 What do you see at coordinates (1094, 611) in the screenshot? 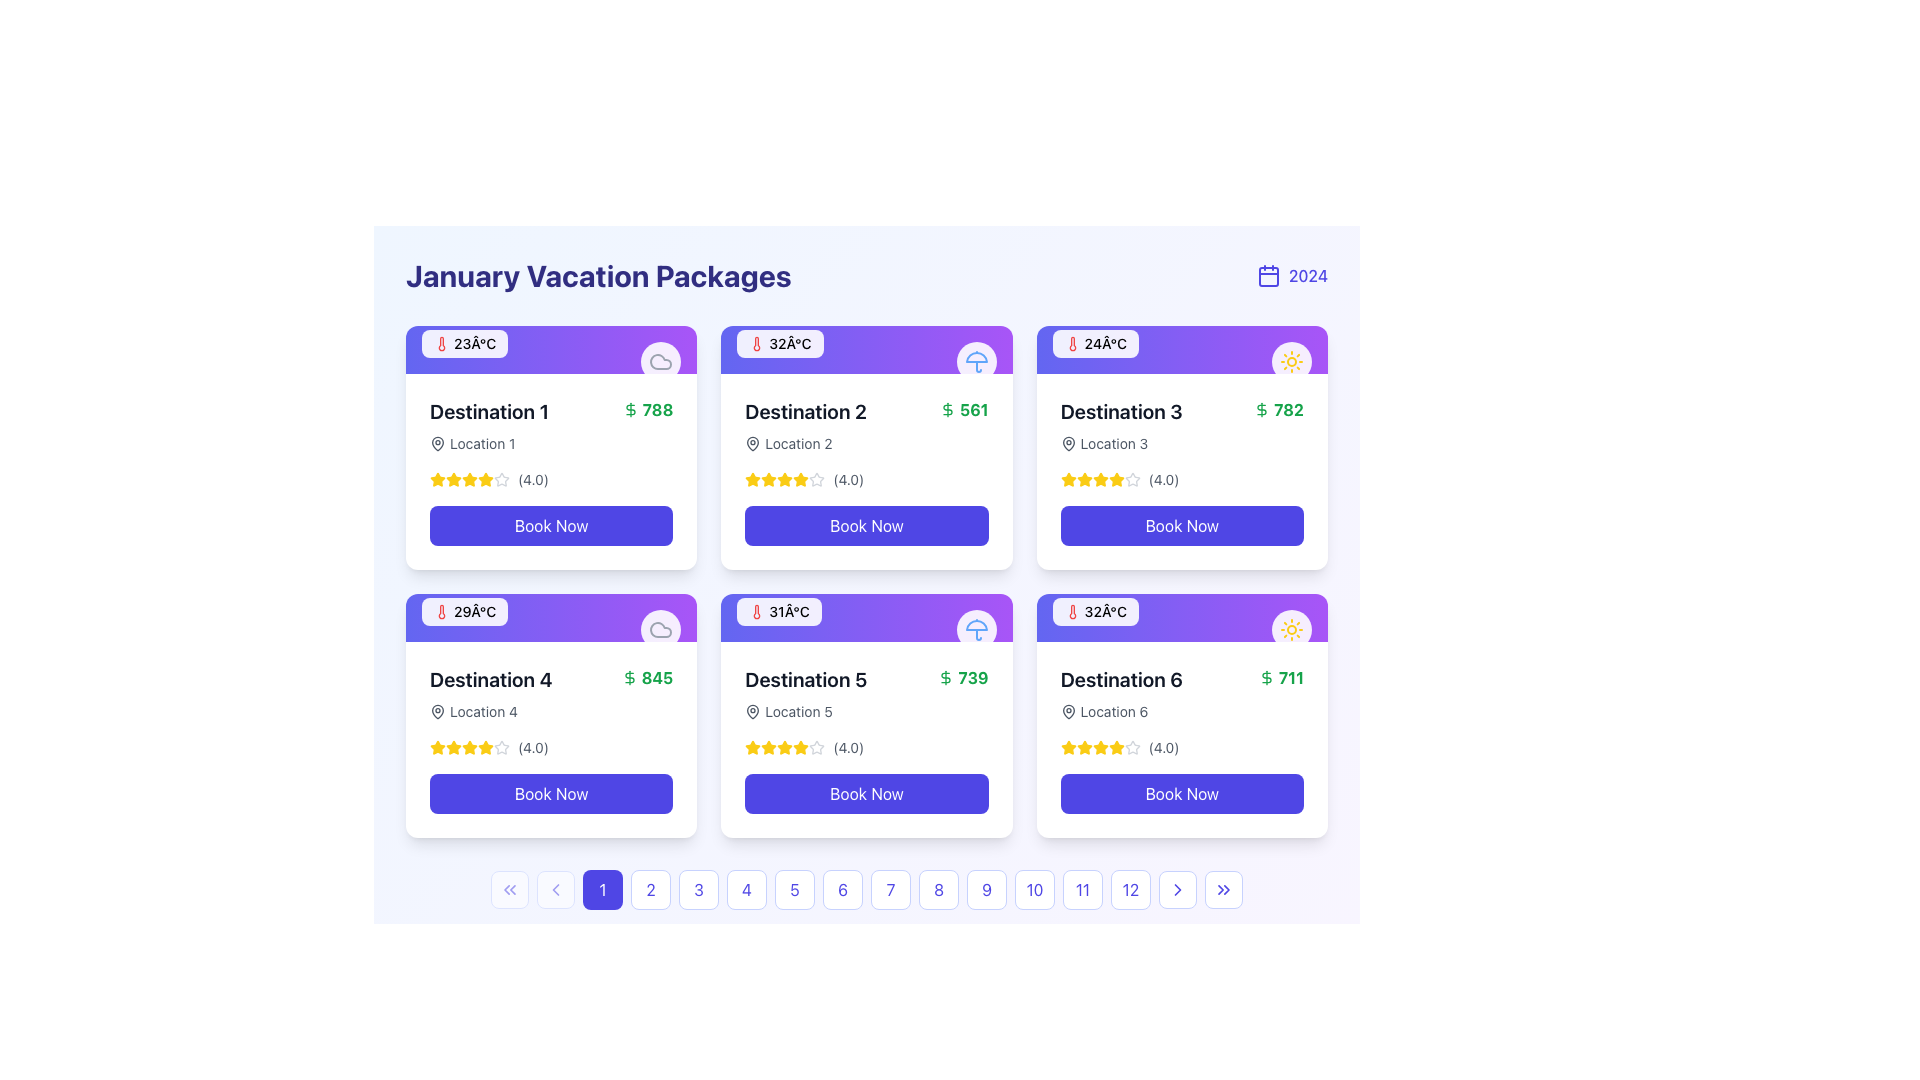
I see `the Information Label displaying '32°C' located in the header section of the last card representing 'Destination 6'` at bounding box center [1094, 611].